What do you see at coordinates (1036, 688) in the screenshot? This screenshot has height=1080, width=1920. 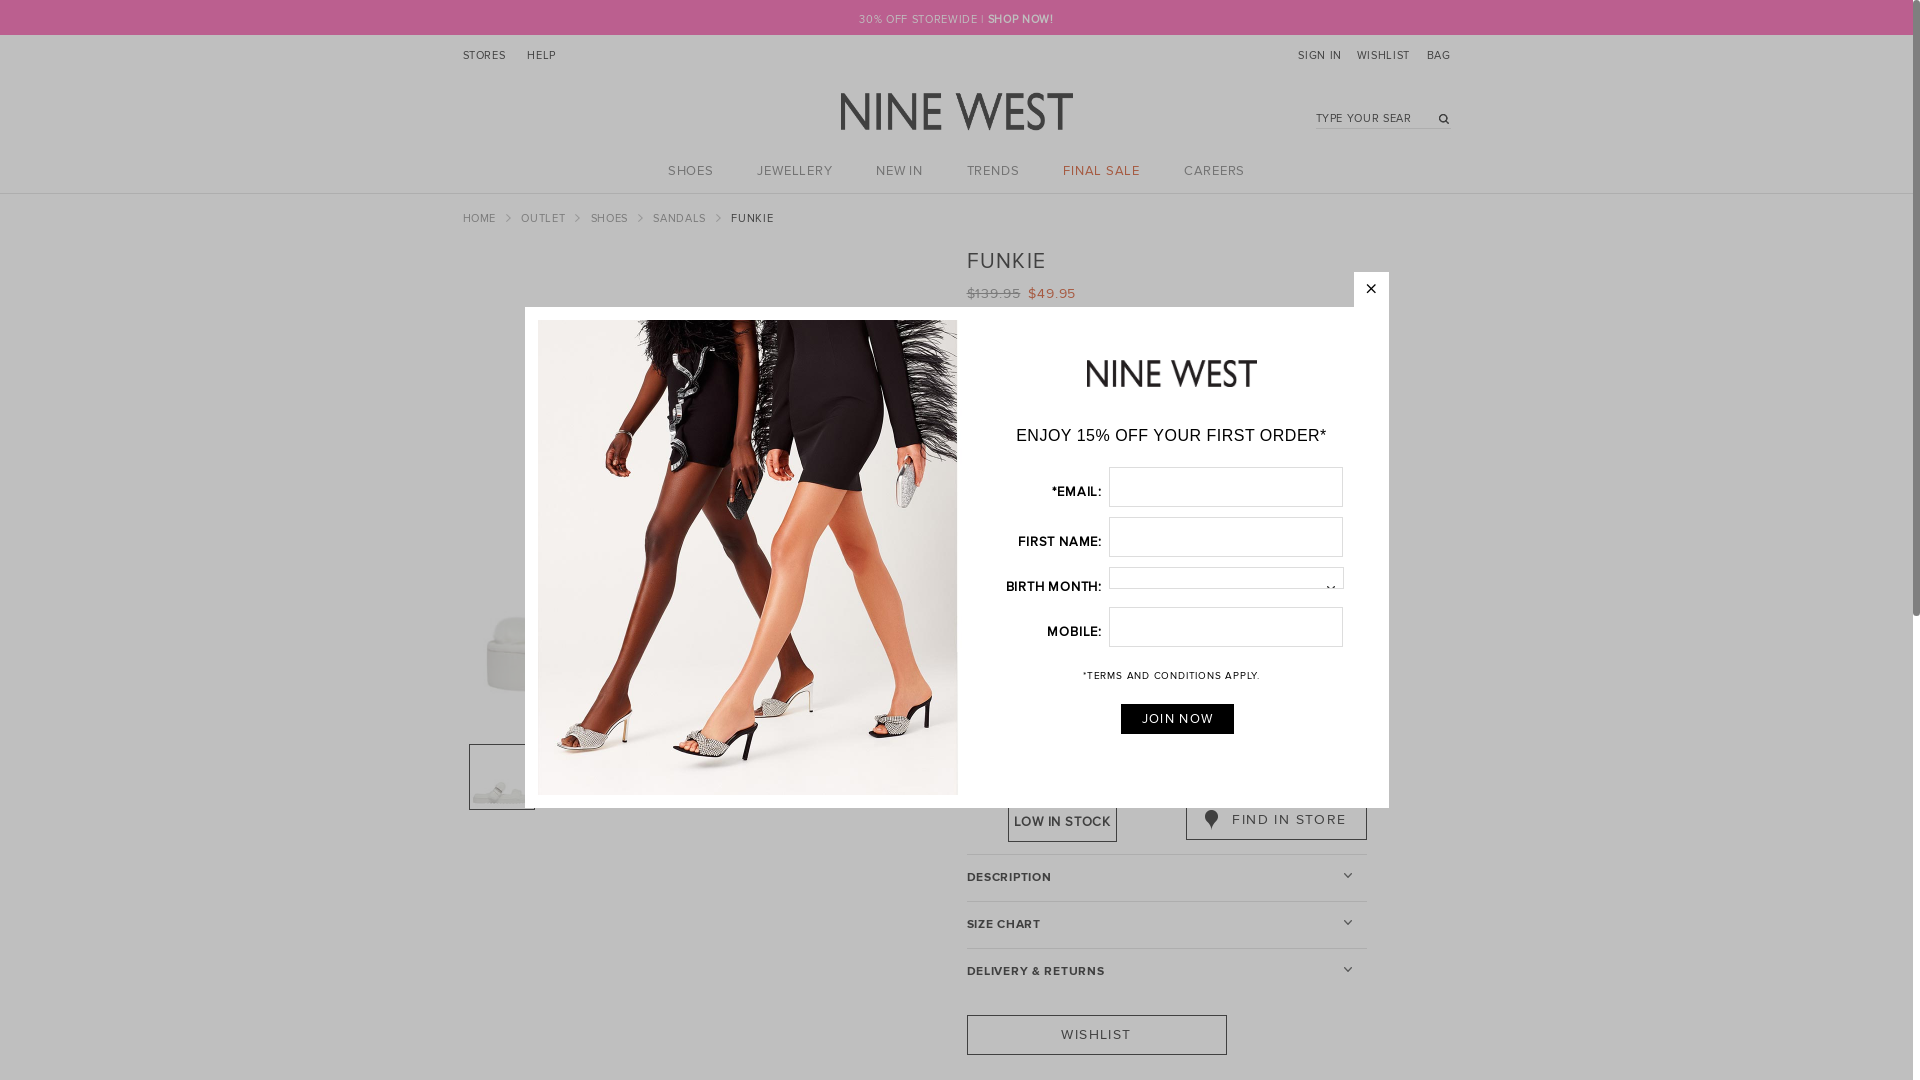 I see `'IVORY'` at bounding box center [1036, 688].